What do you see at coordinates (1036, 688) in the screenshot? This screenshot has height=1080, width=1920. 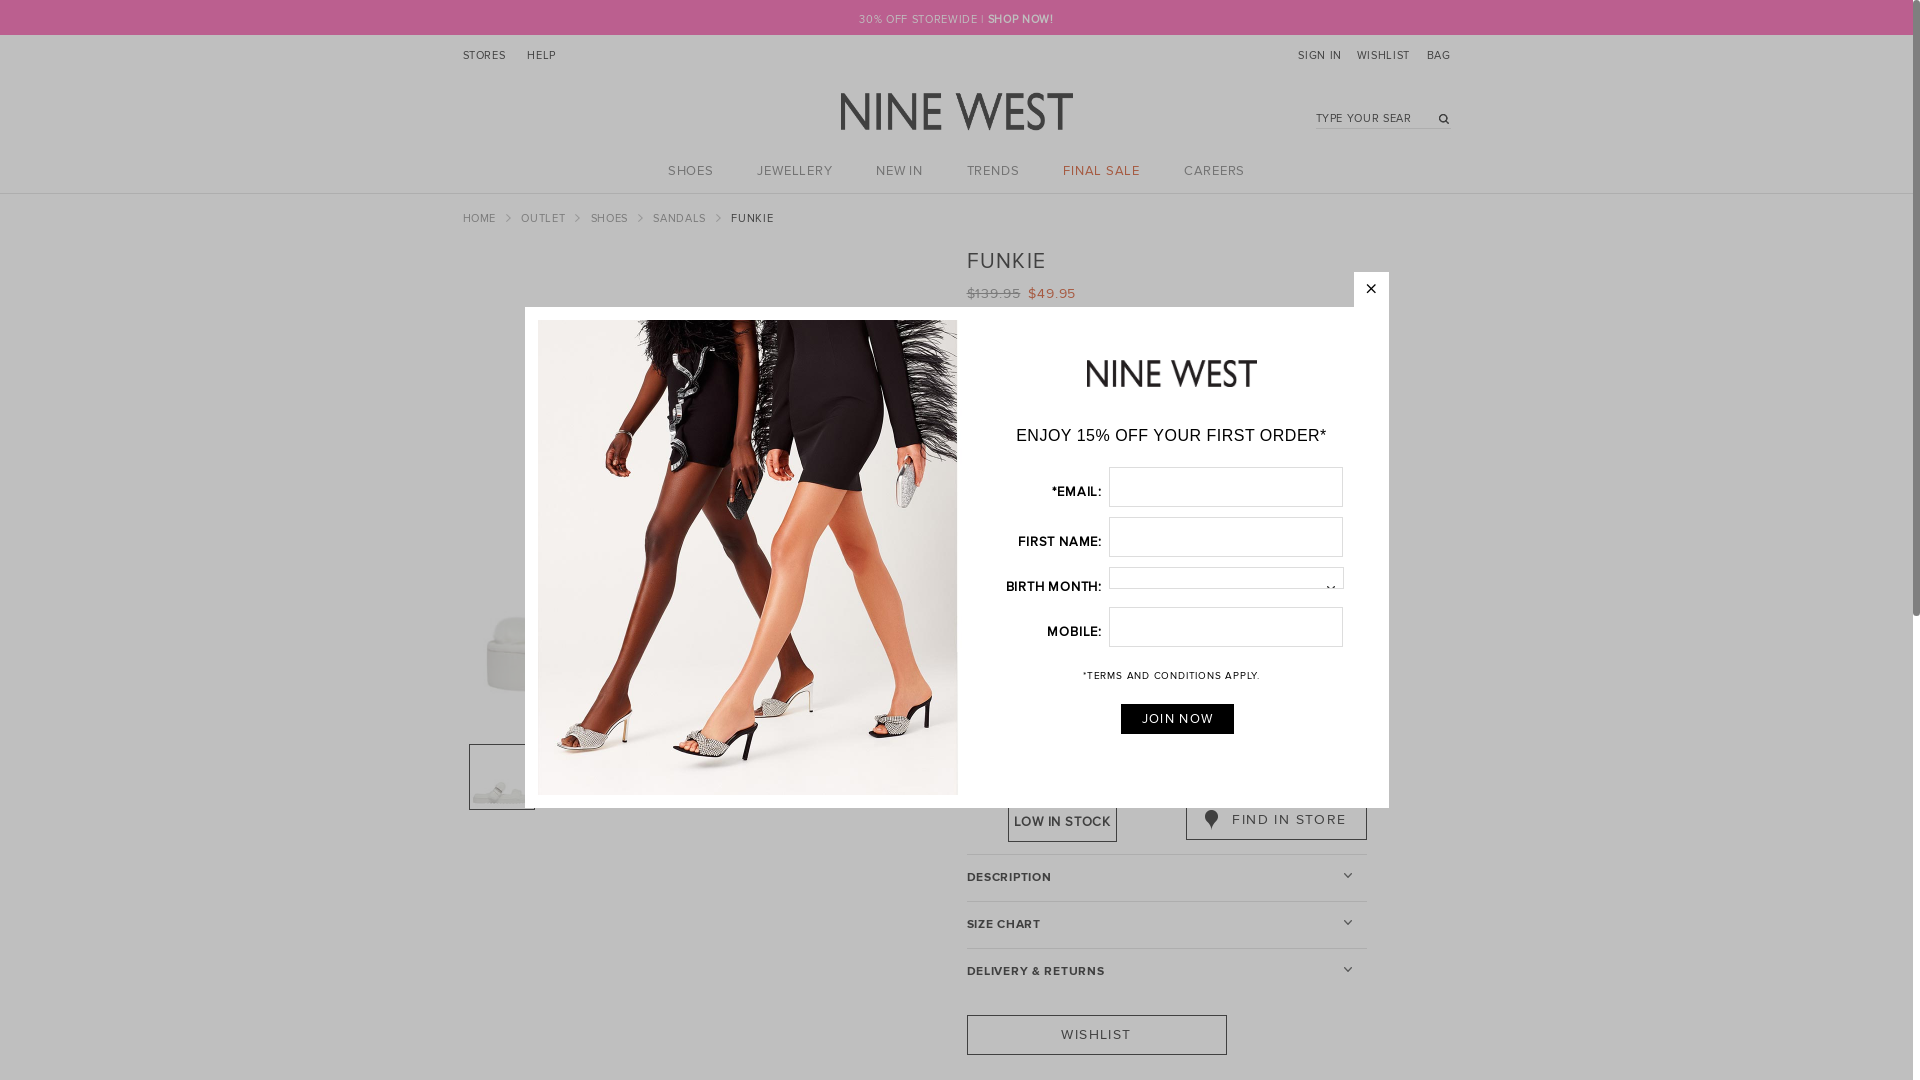 I see `'IVORY'` at bounding box center [1036, 688].